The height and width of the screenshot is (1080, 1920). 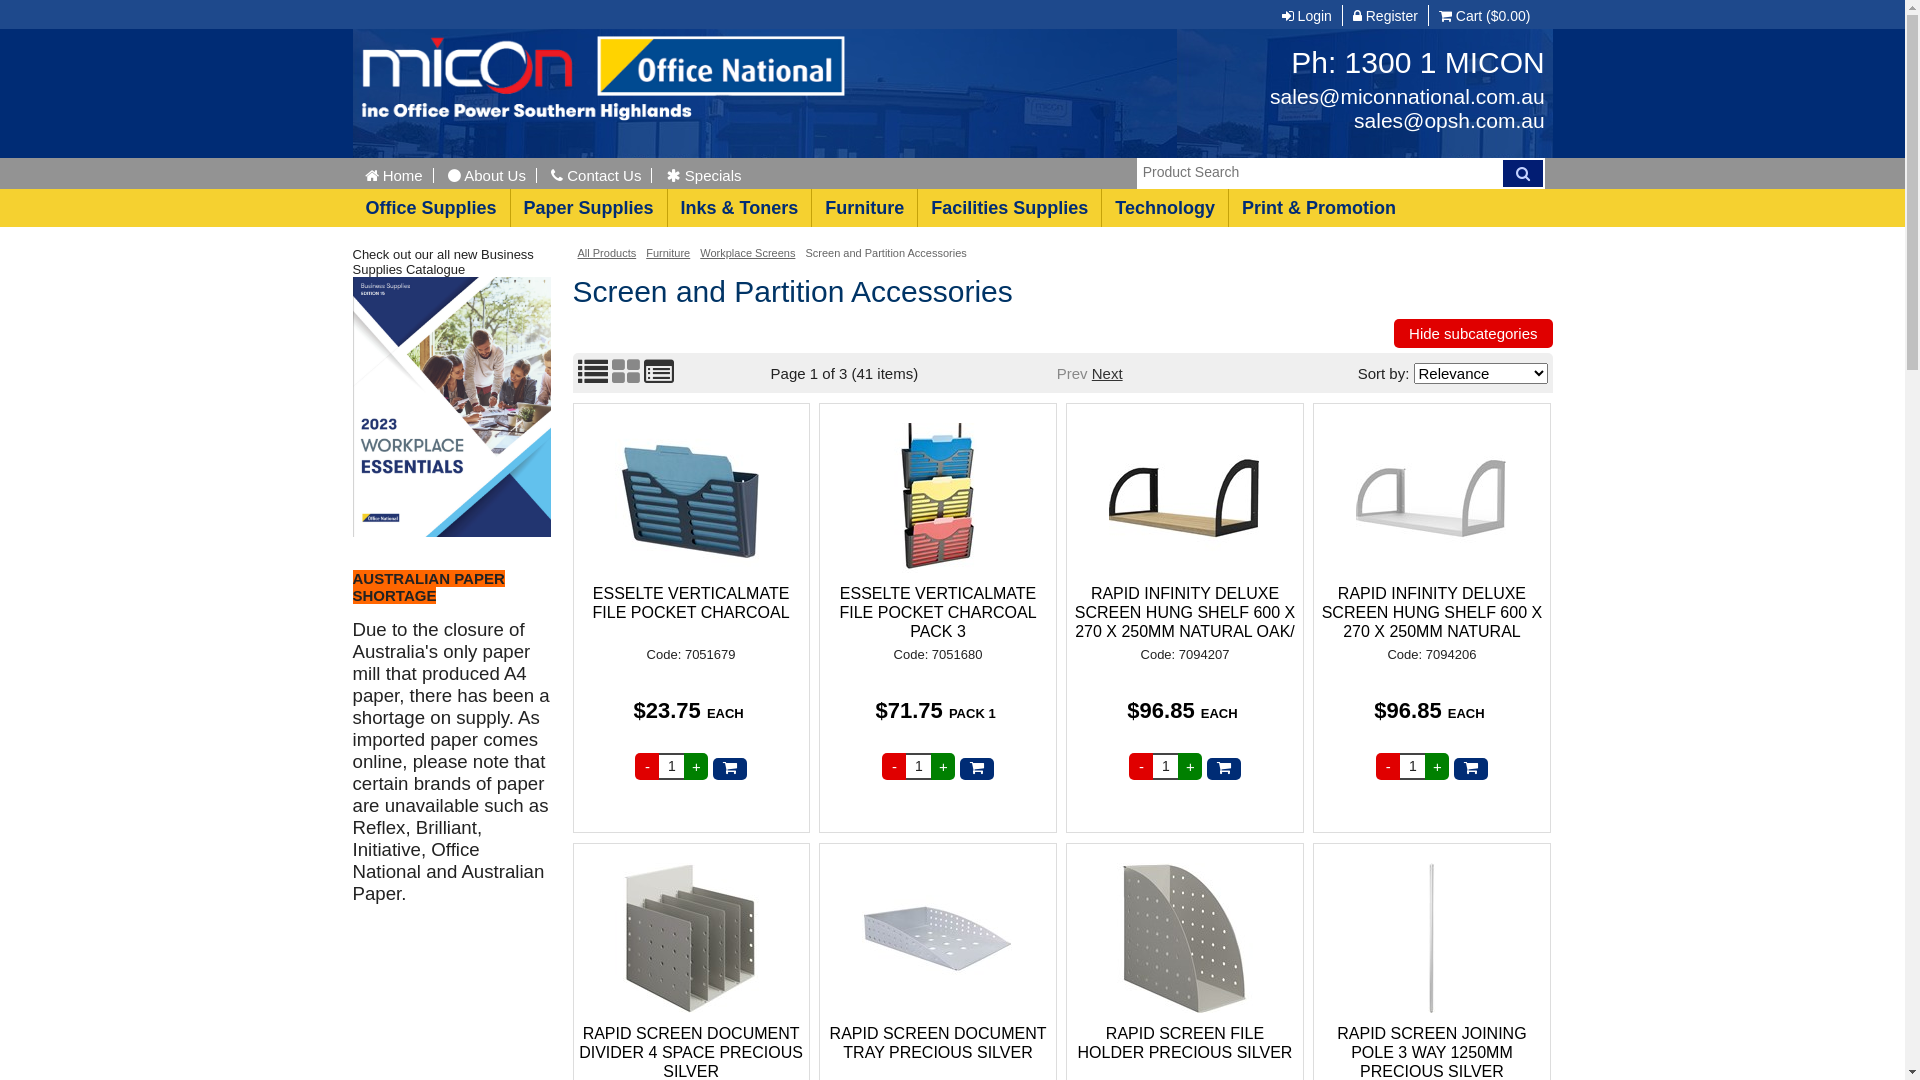 What do you see at coordinates (624, 377) in the screenshot?
I see `'Grid View'` at bounding box center [624, 377].